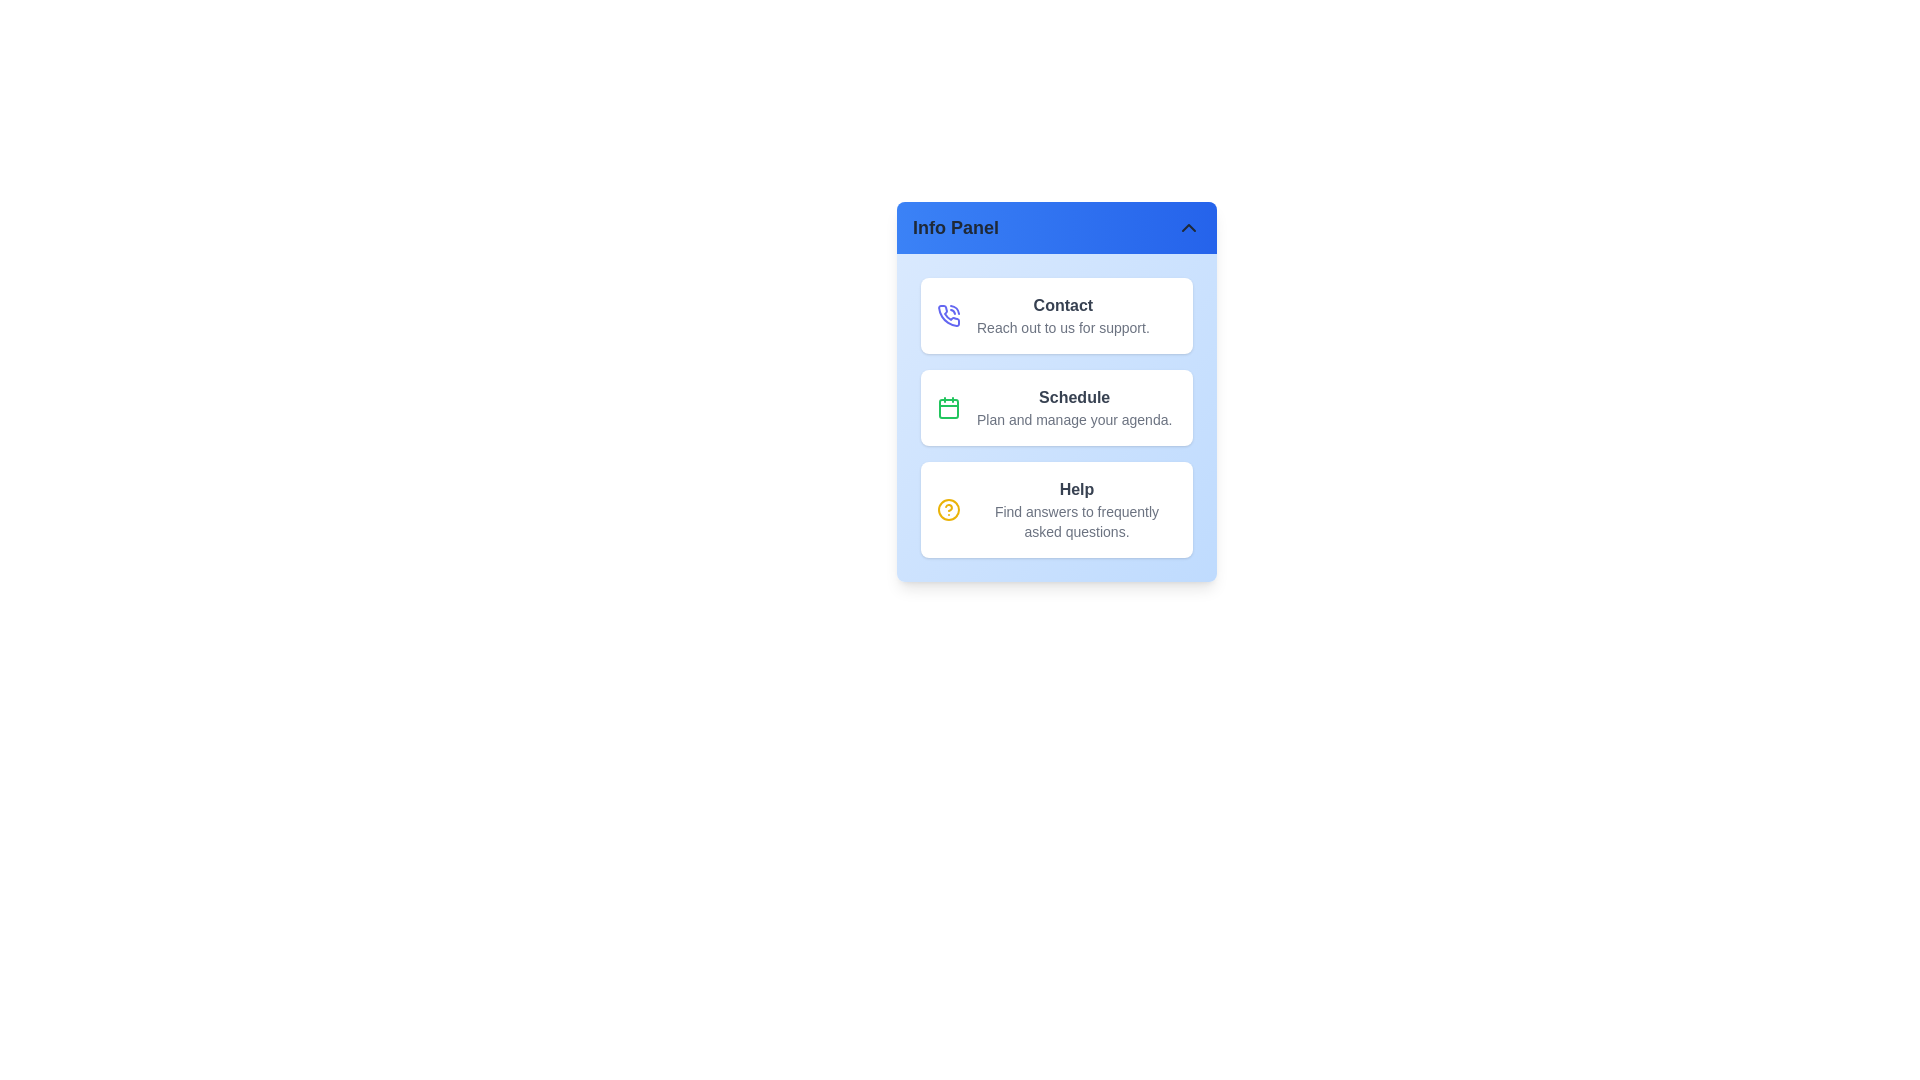 Image resolution: width=1920 pixels, height=1080 pixels. What do you see at coordinates (1055, 315) in the screenshot?
I see `the Contact item in the info panel` at bounding box center [1055, 315].